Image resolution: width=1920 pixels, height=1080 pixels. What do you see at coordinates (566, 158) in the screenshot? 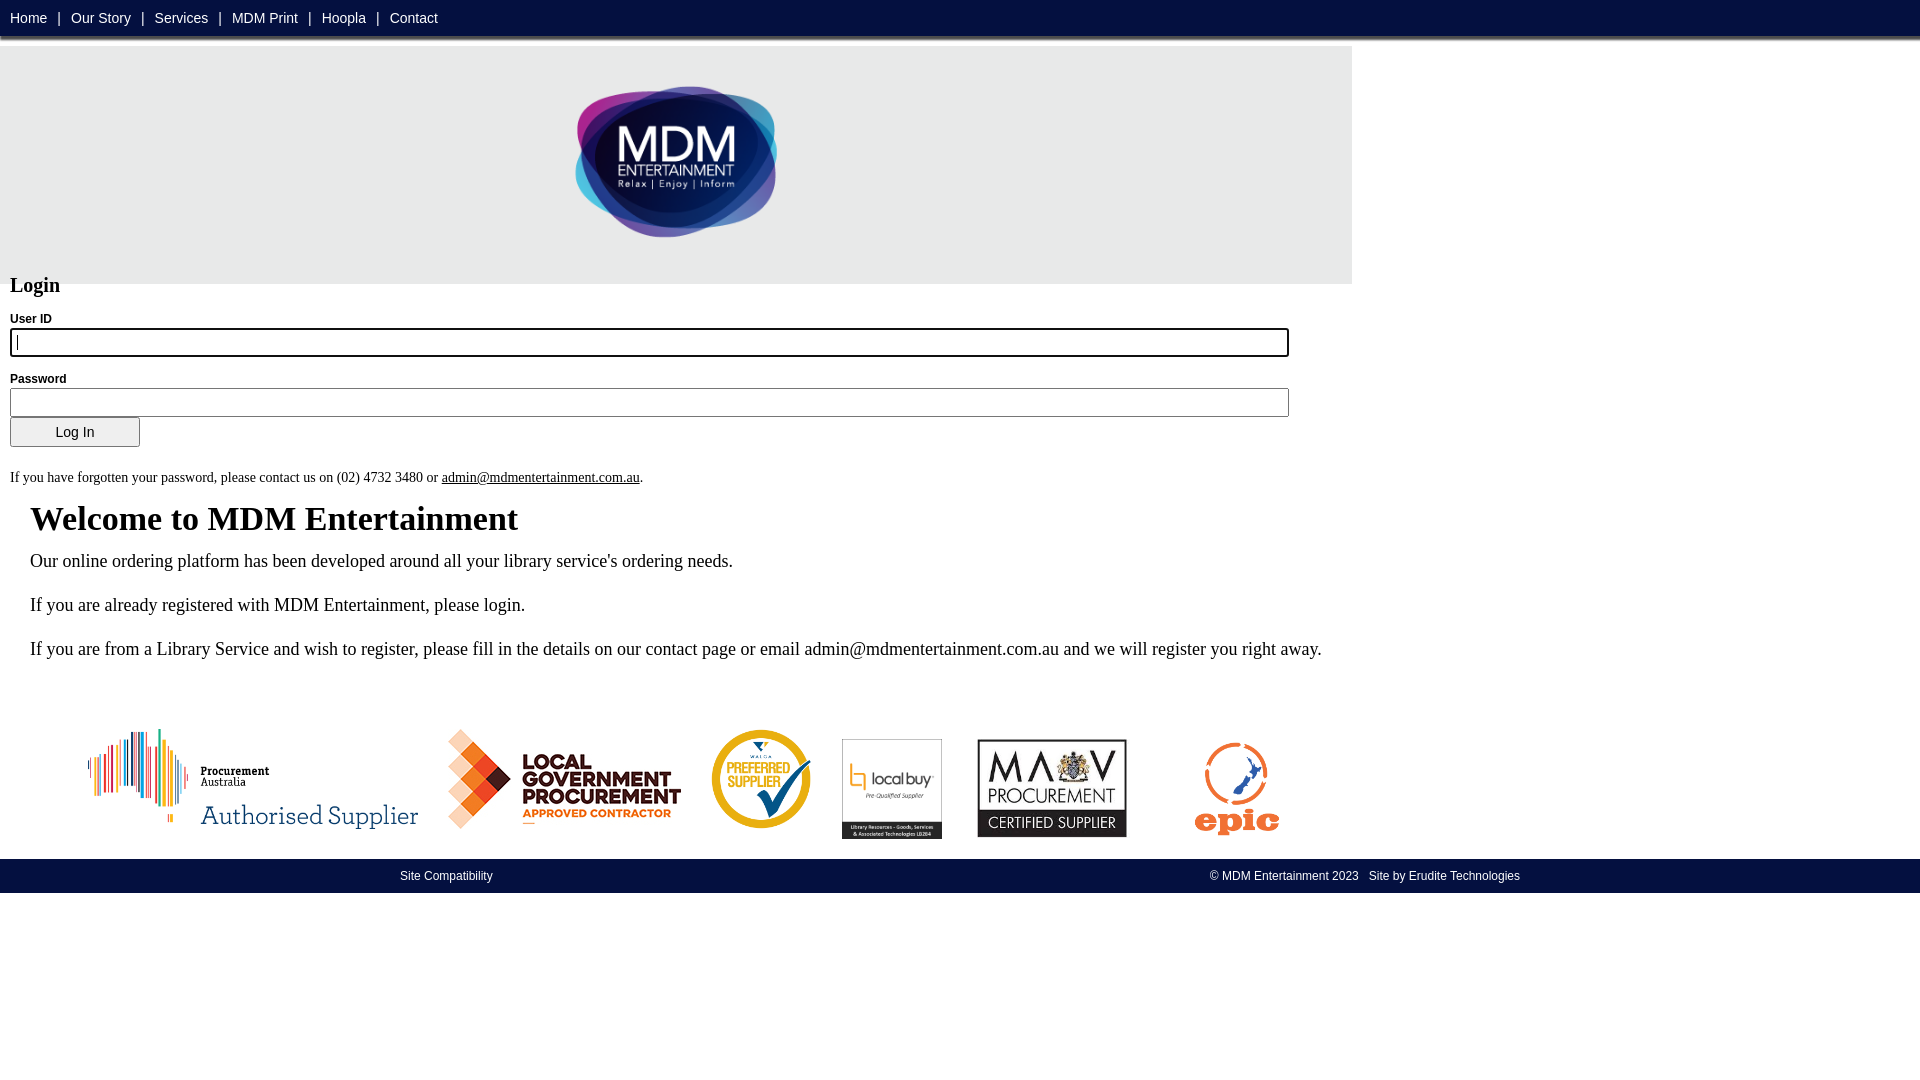
I see `'MDM Entertainment Homepage'` at bounding box center [566, 158].